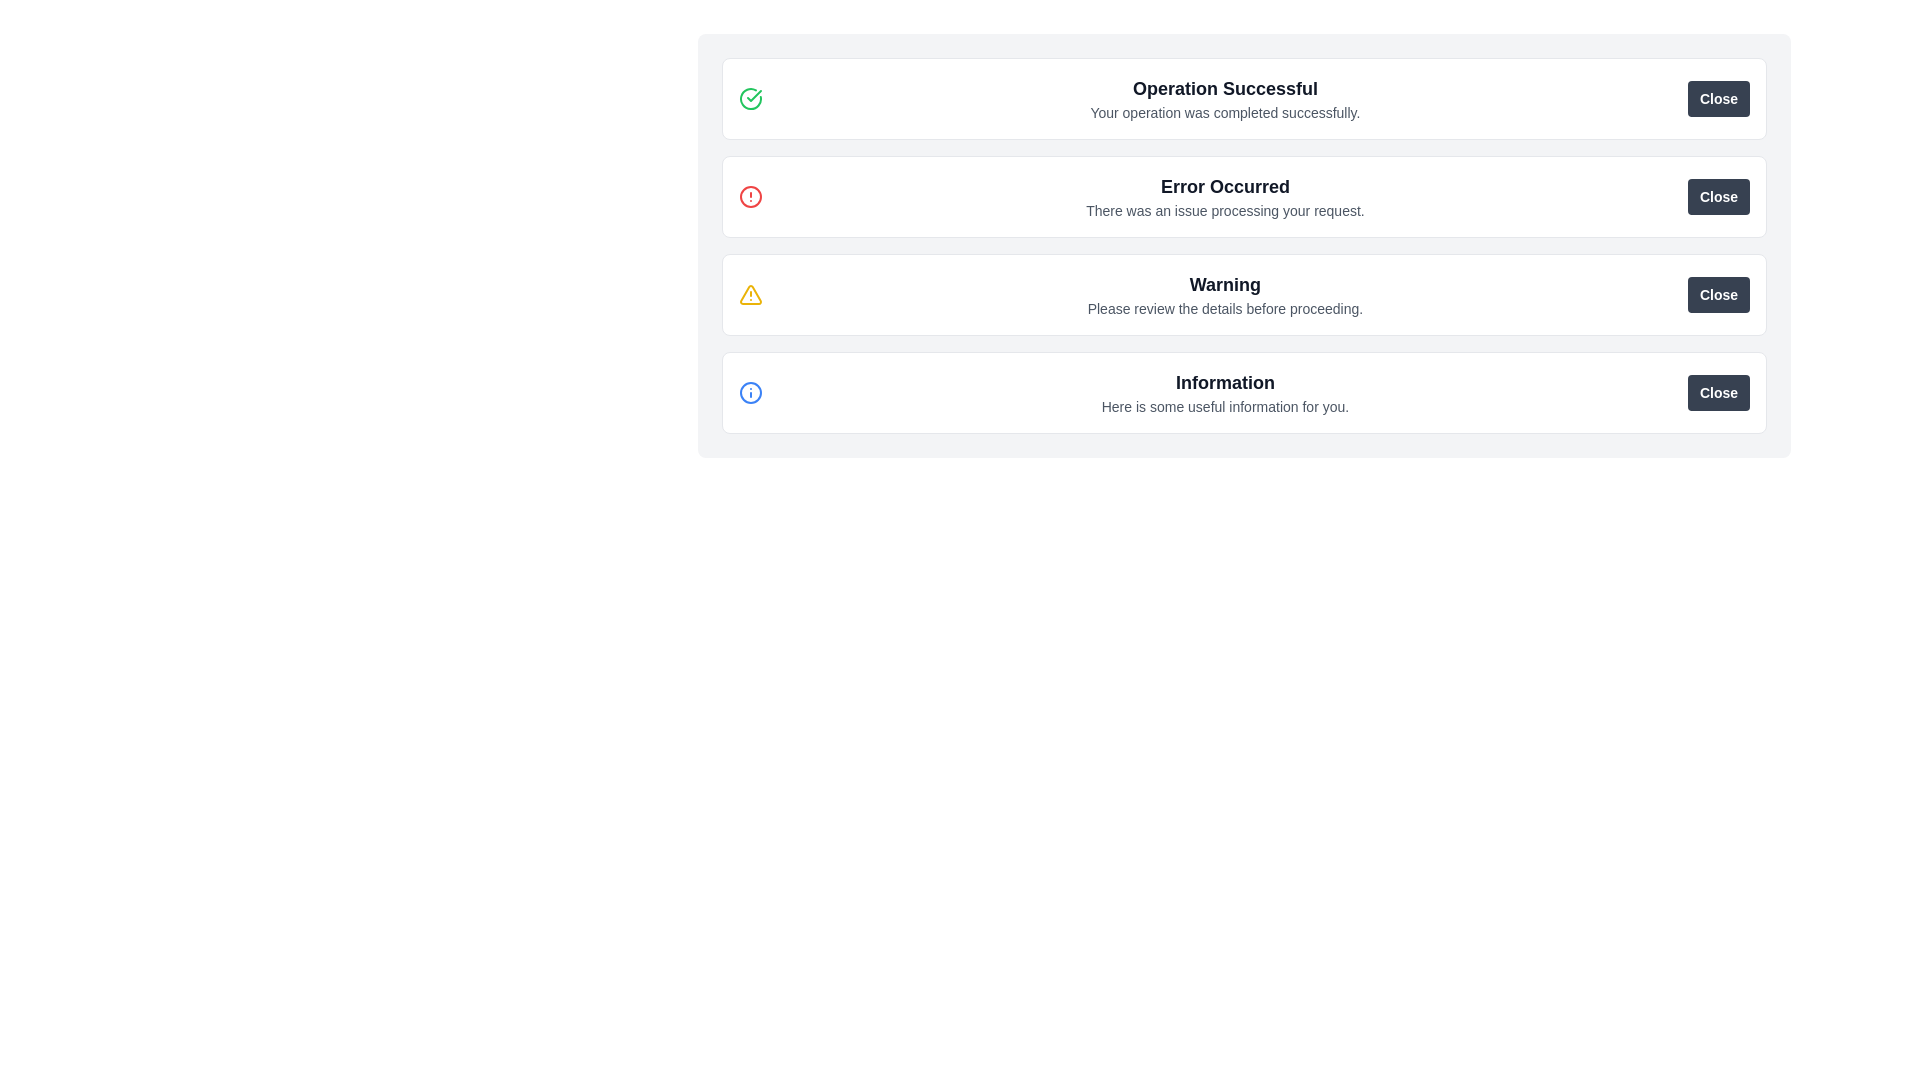 The image size is (1920, 1080). What do you see at coordinates (749, 393) in the screenshot?
I see `the information icon located in the fourth item of the vertically stacked list of notification cards, which signifies information or an information-related message` at bounding box center [749, 393].